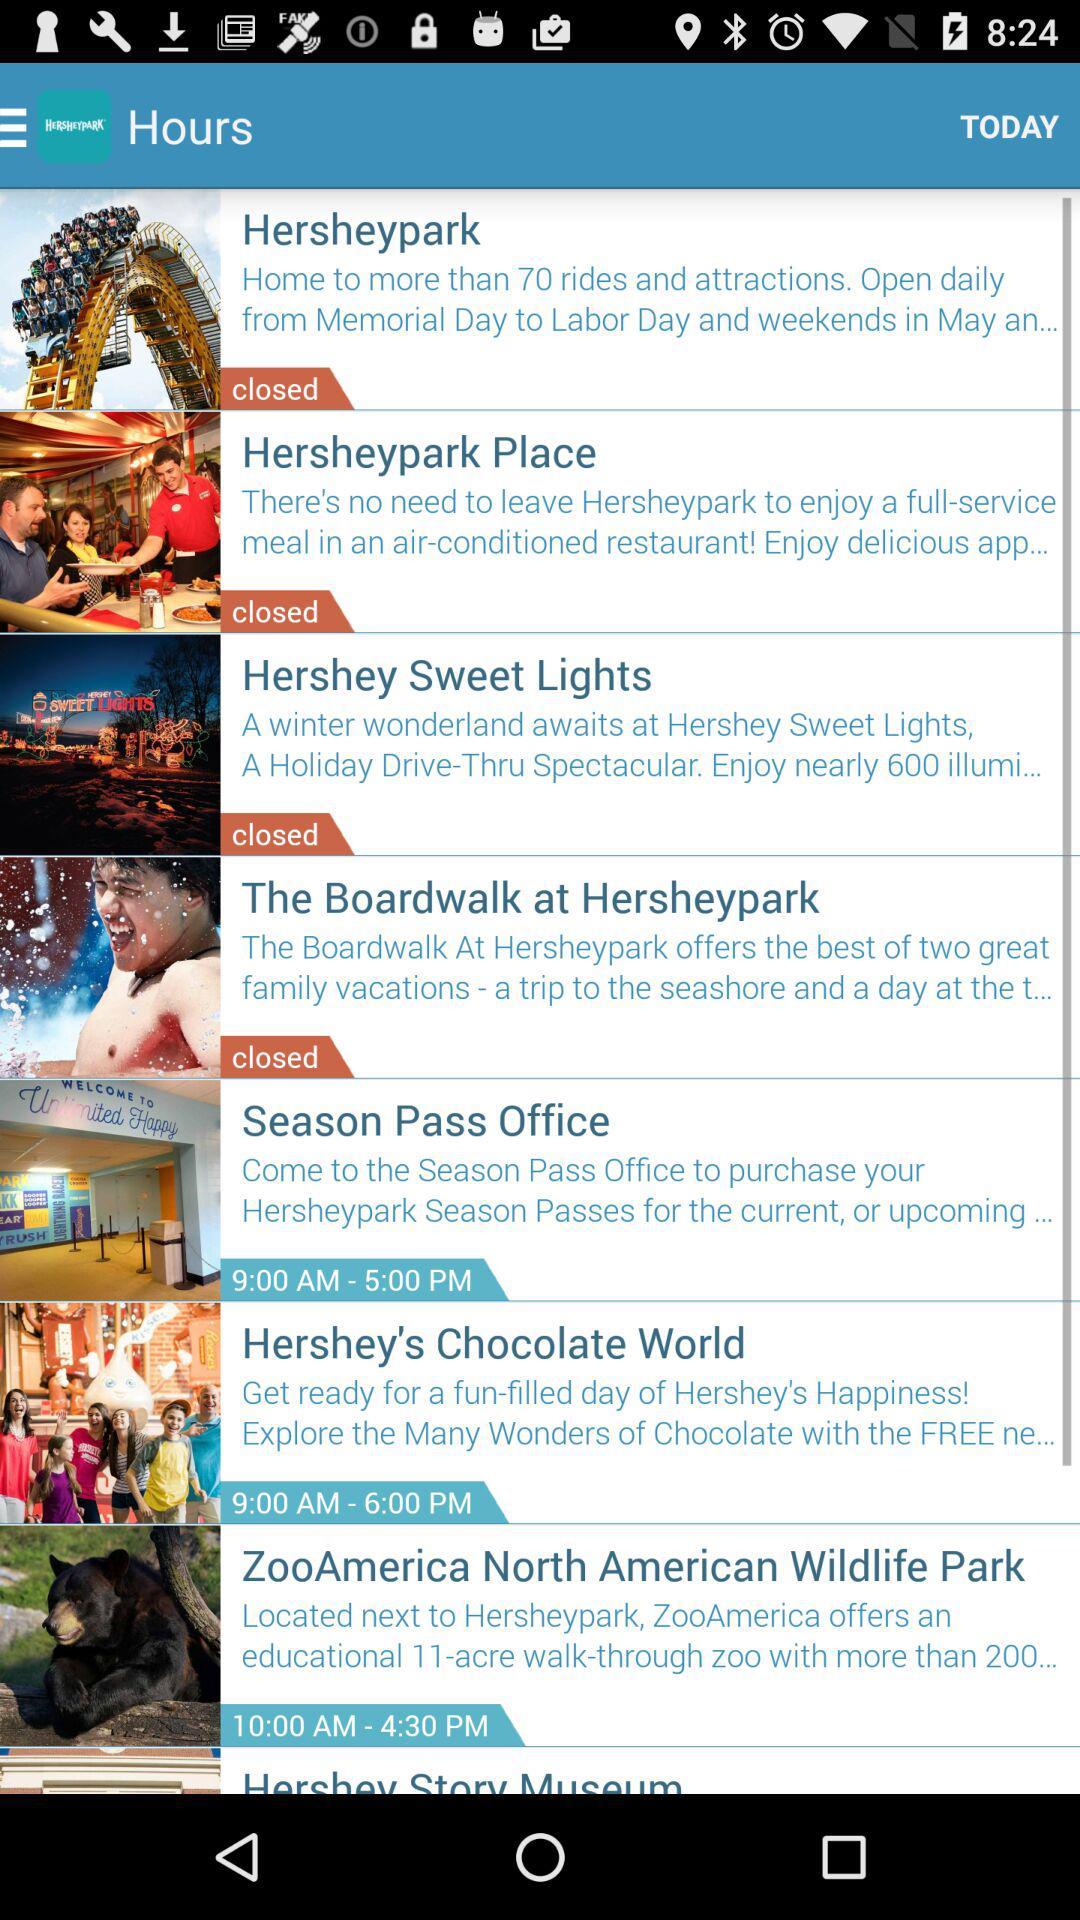 The image size is (1080, 1920). Describe the element at coordinates (650, 1643) in the screenshot. I see `the icon below zooamerica north american item` at that location.